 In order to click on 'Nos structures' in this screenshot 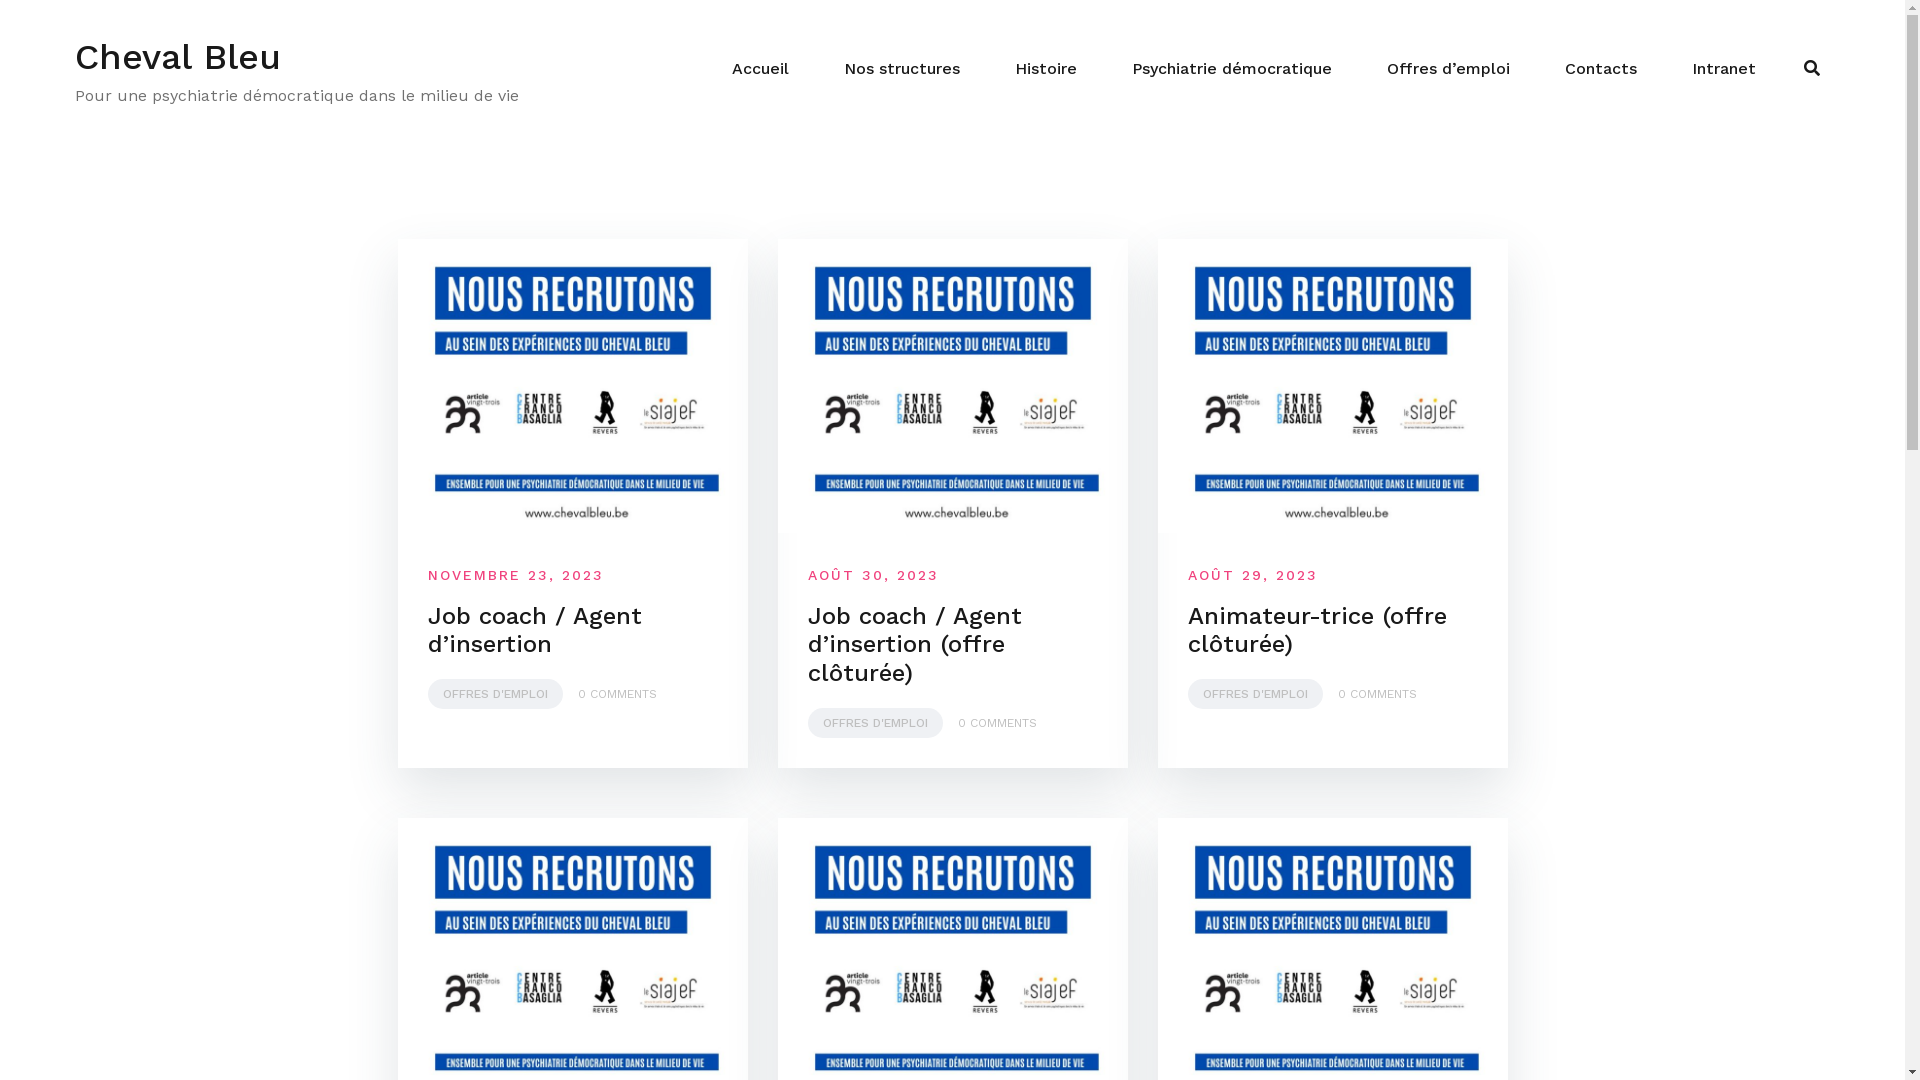, I will do `click(901, 68)`.